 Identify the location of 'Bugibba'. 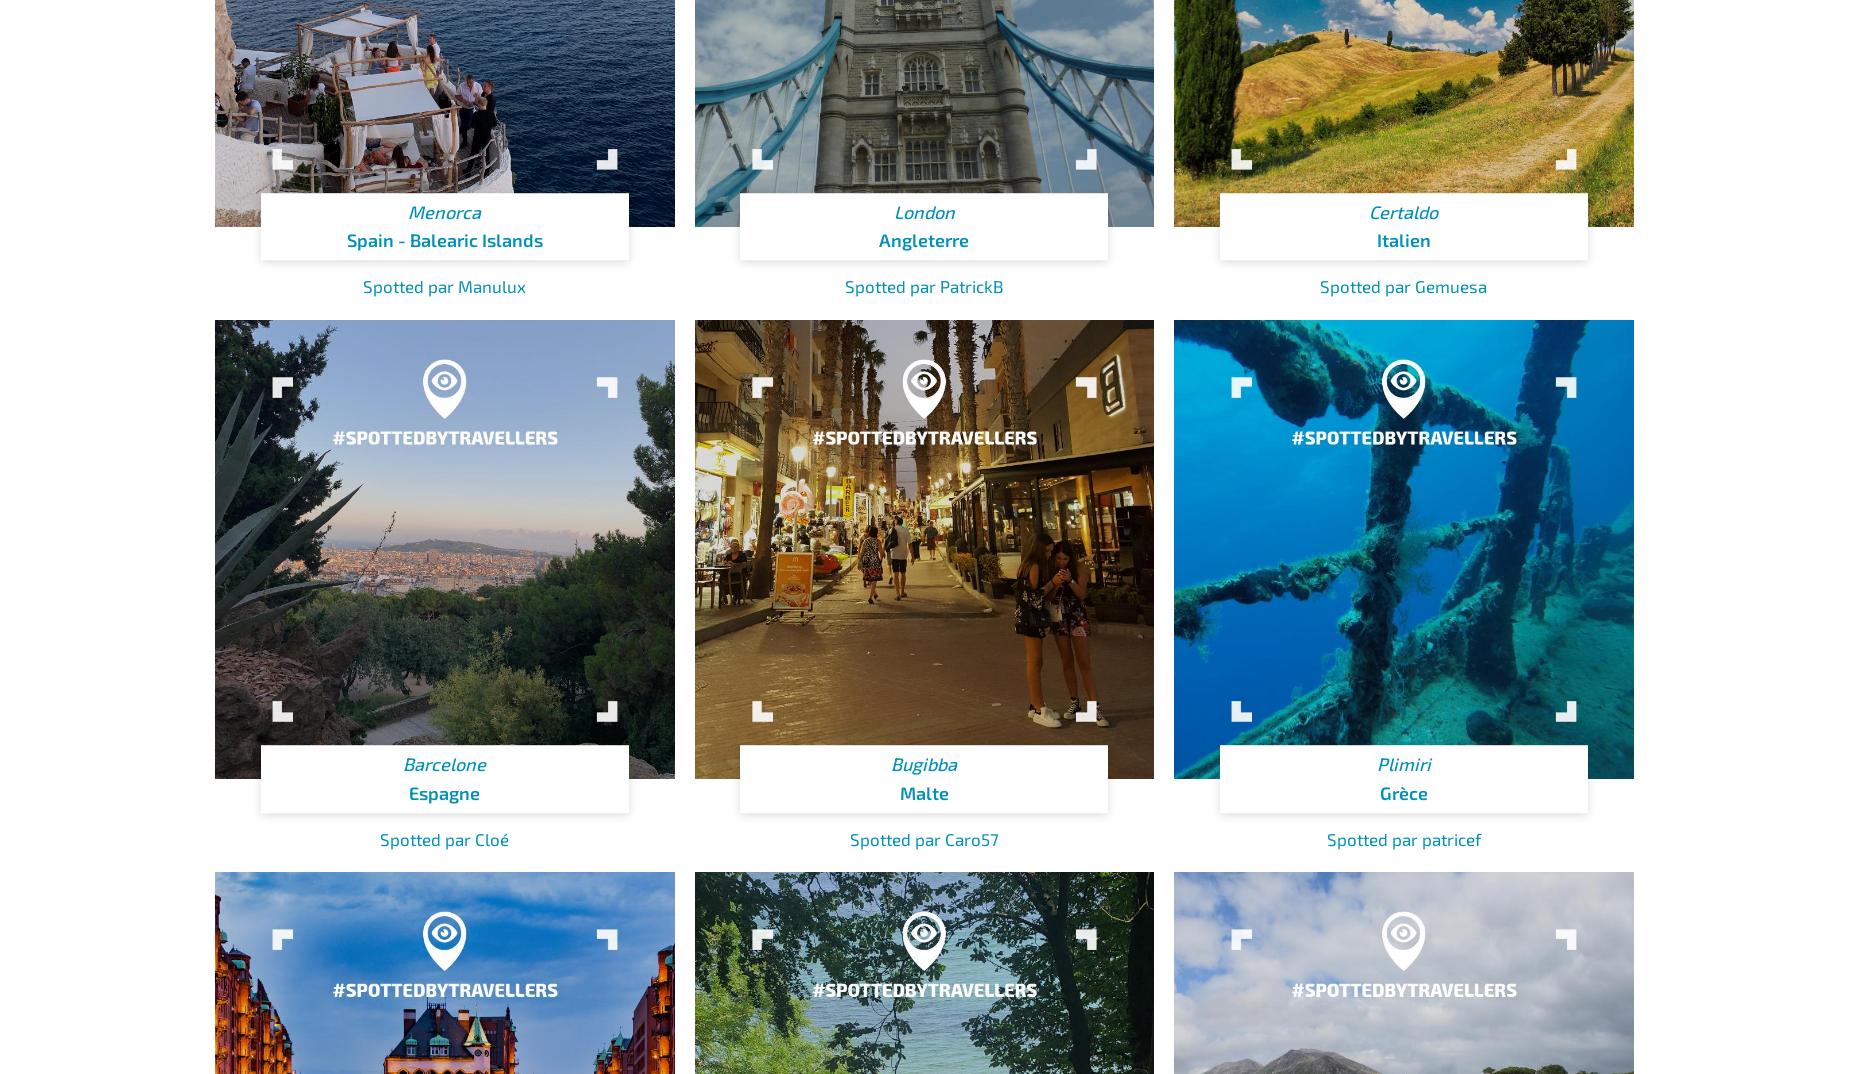
(924, 763).